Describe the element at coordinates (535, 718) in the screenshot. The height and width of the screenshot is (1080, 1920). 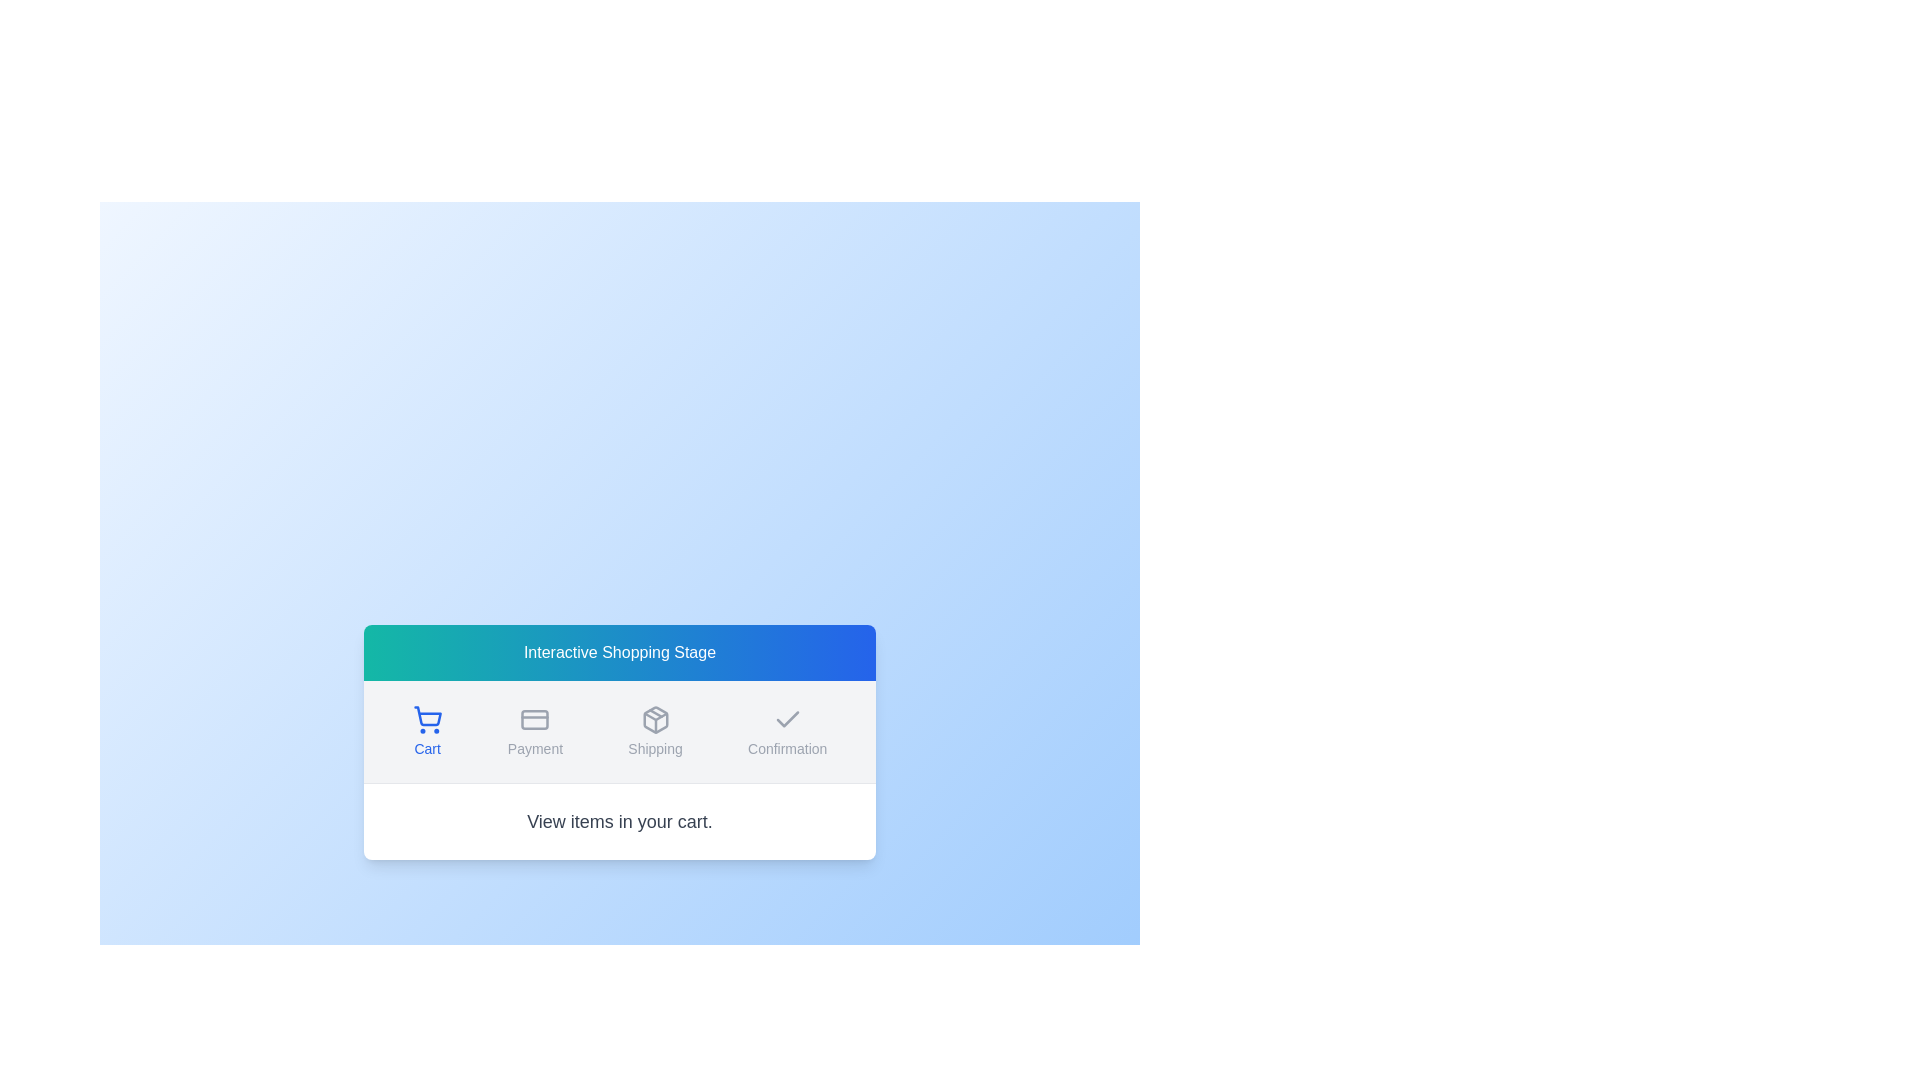
I see `the Payment icon in the navigation component, which is the second icon among Cart, Payment, Shipping, and Confirmation, visually representing the Payment section` at that location.